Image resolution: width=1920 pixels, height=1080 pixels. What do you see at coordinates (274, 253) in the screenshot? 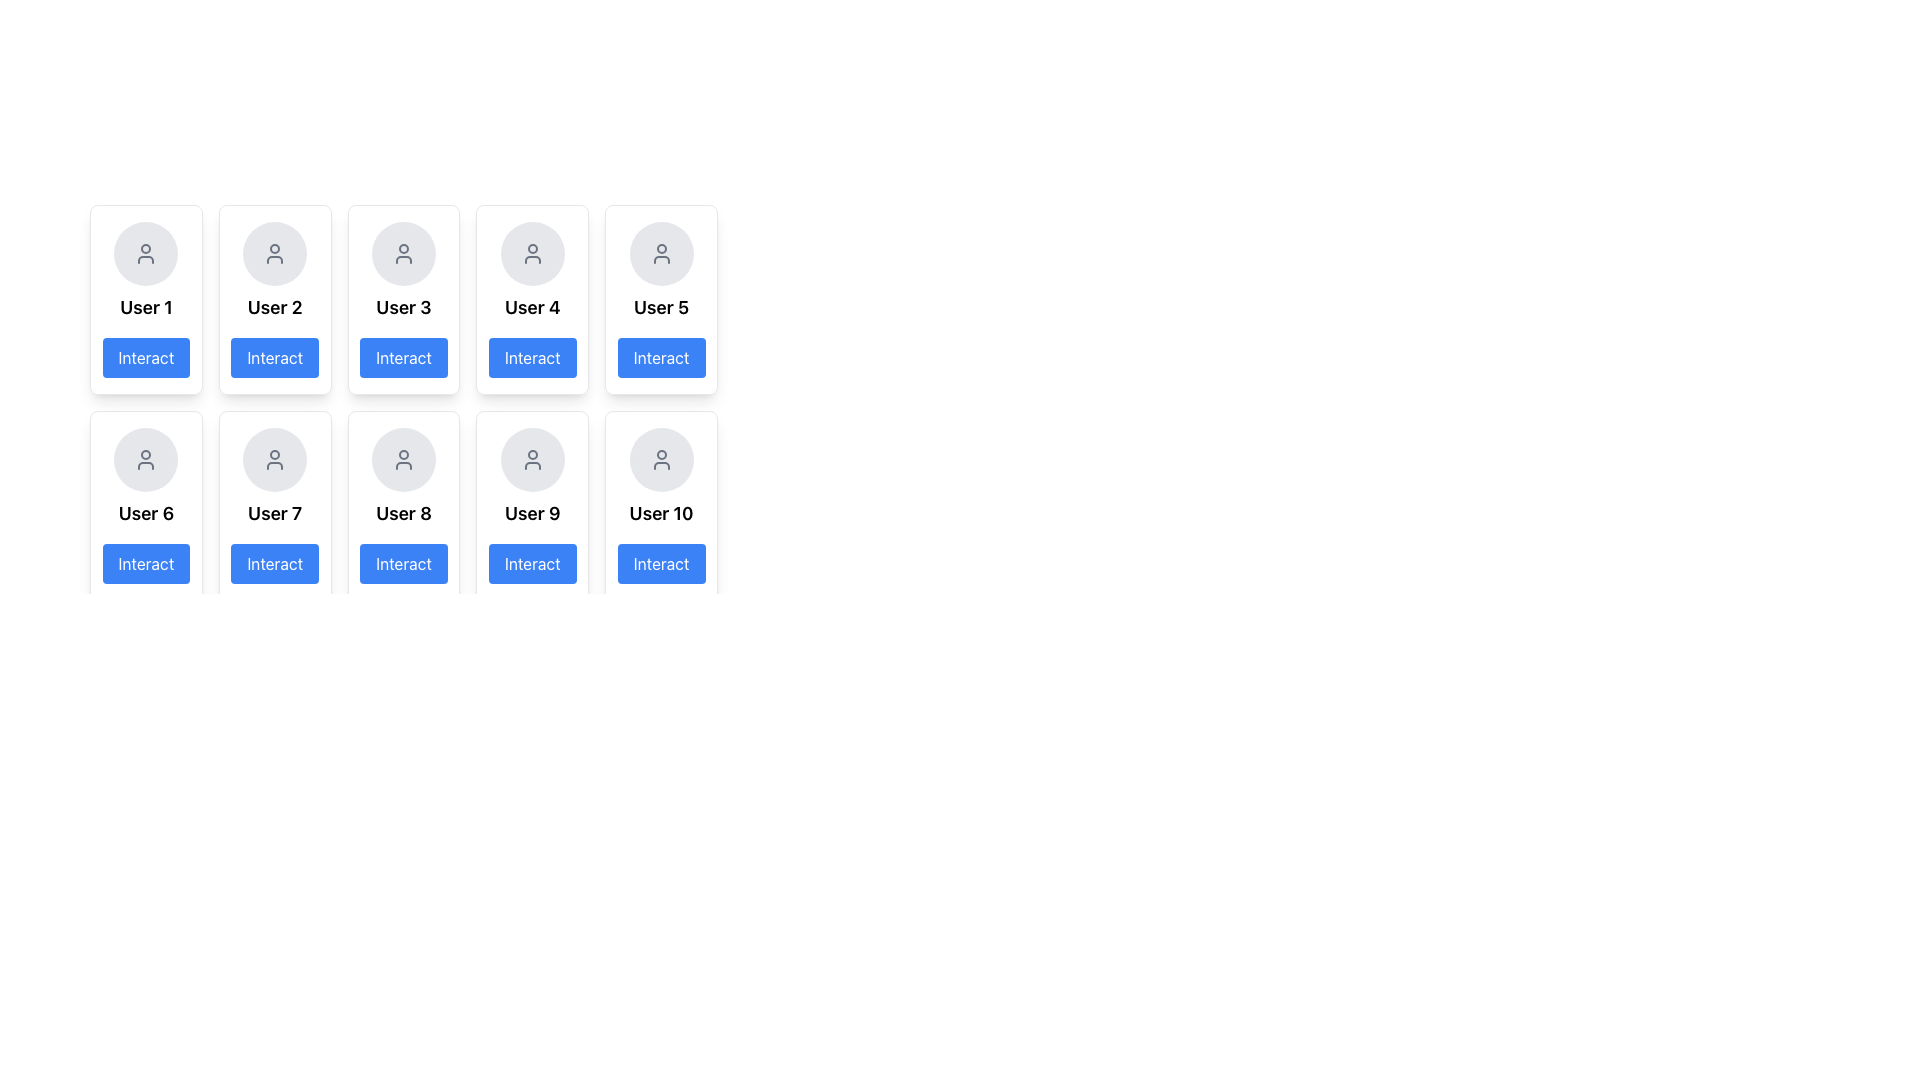
I see `the user profile icon located at the top center of the 'User 2' card, which is the second card in the first row and second column of the grid layout` at bounding box center [274, 253].